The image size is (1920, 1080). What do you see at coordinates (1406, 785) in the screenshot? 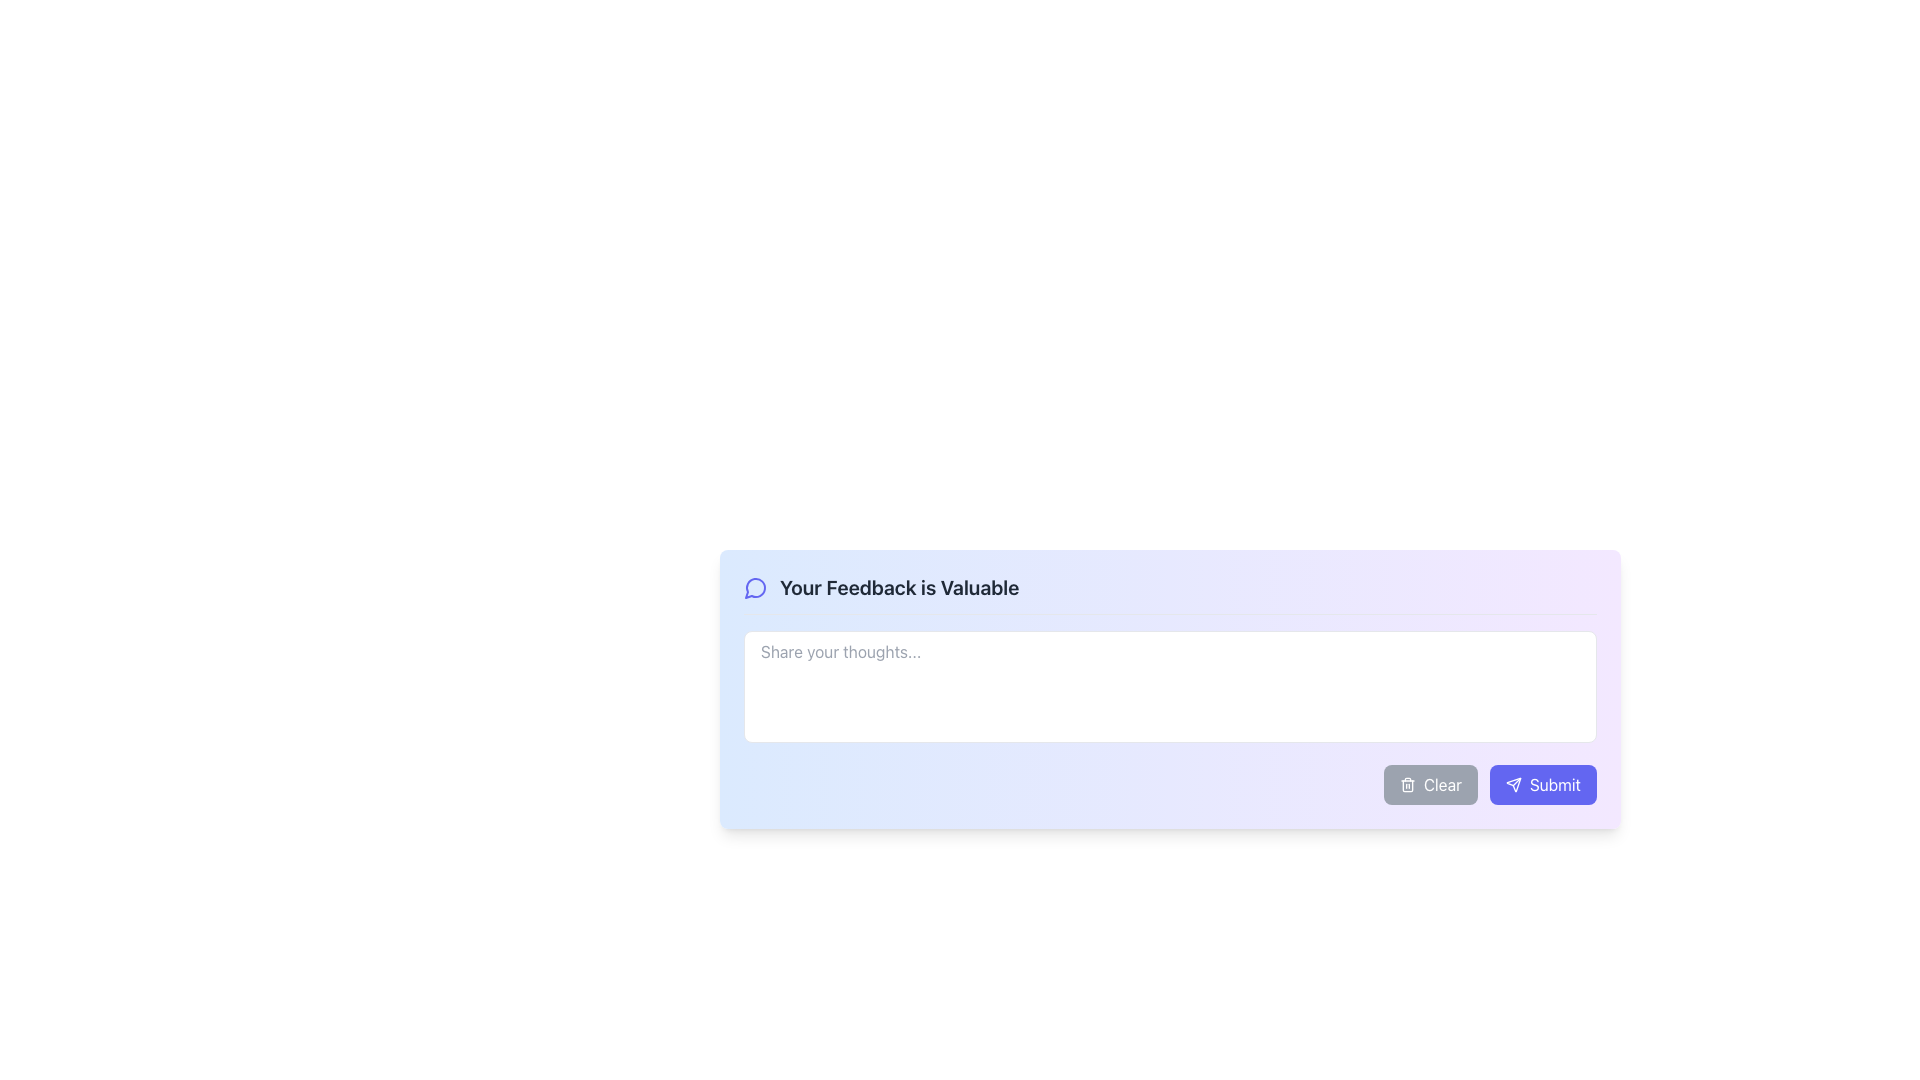
I see `the 'Clear' button that contains the trash can icon in the footer of the feedback form` at bounding box center [1406, 785].